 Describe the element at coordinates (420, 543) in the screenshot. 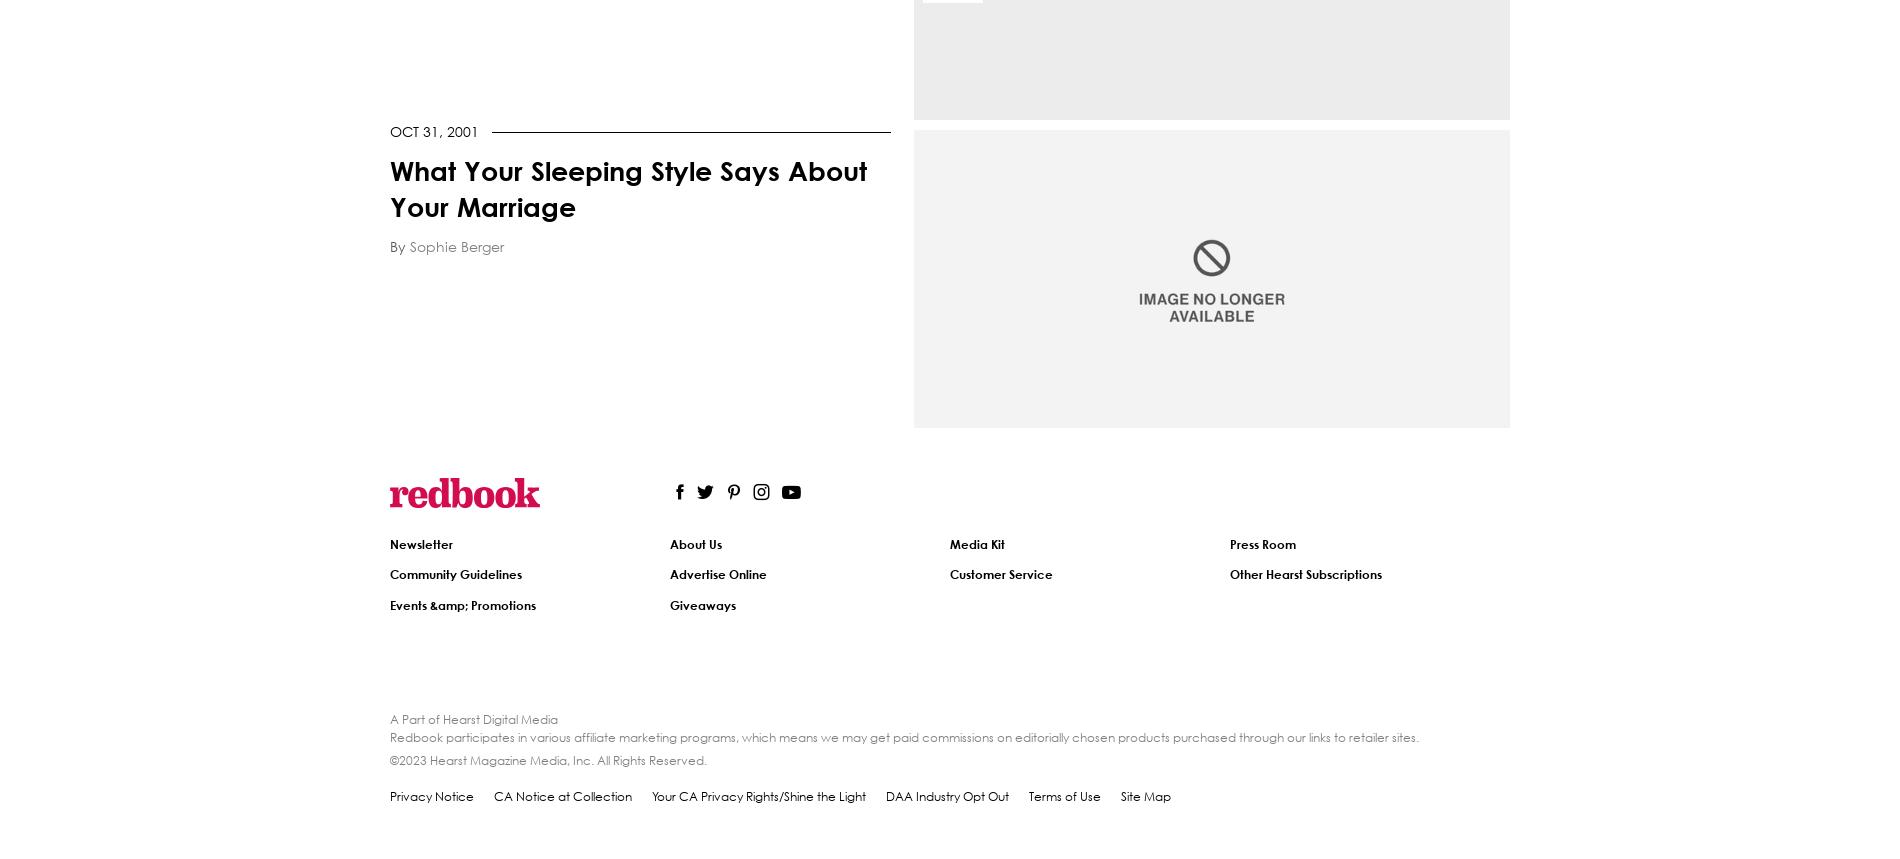

I see `'Newsletter'` at that location.